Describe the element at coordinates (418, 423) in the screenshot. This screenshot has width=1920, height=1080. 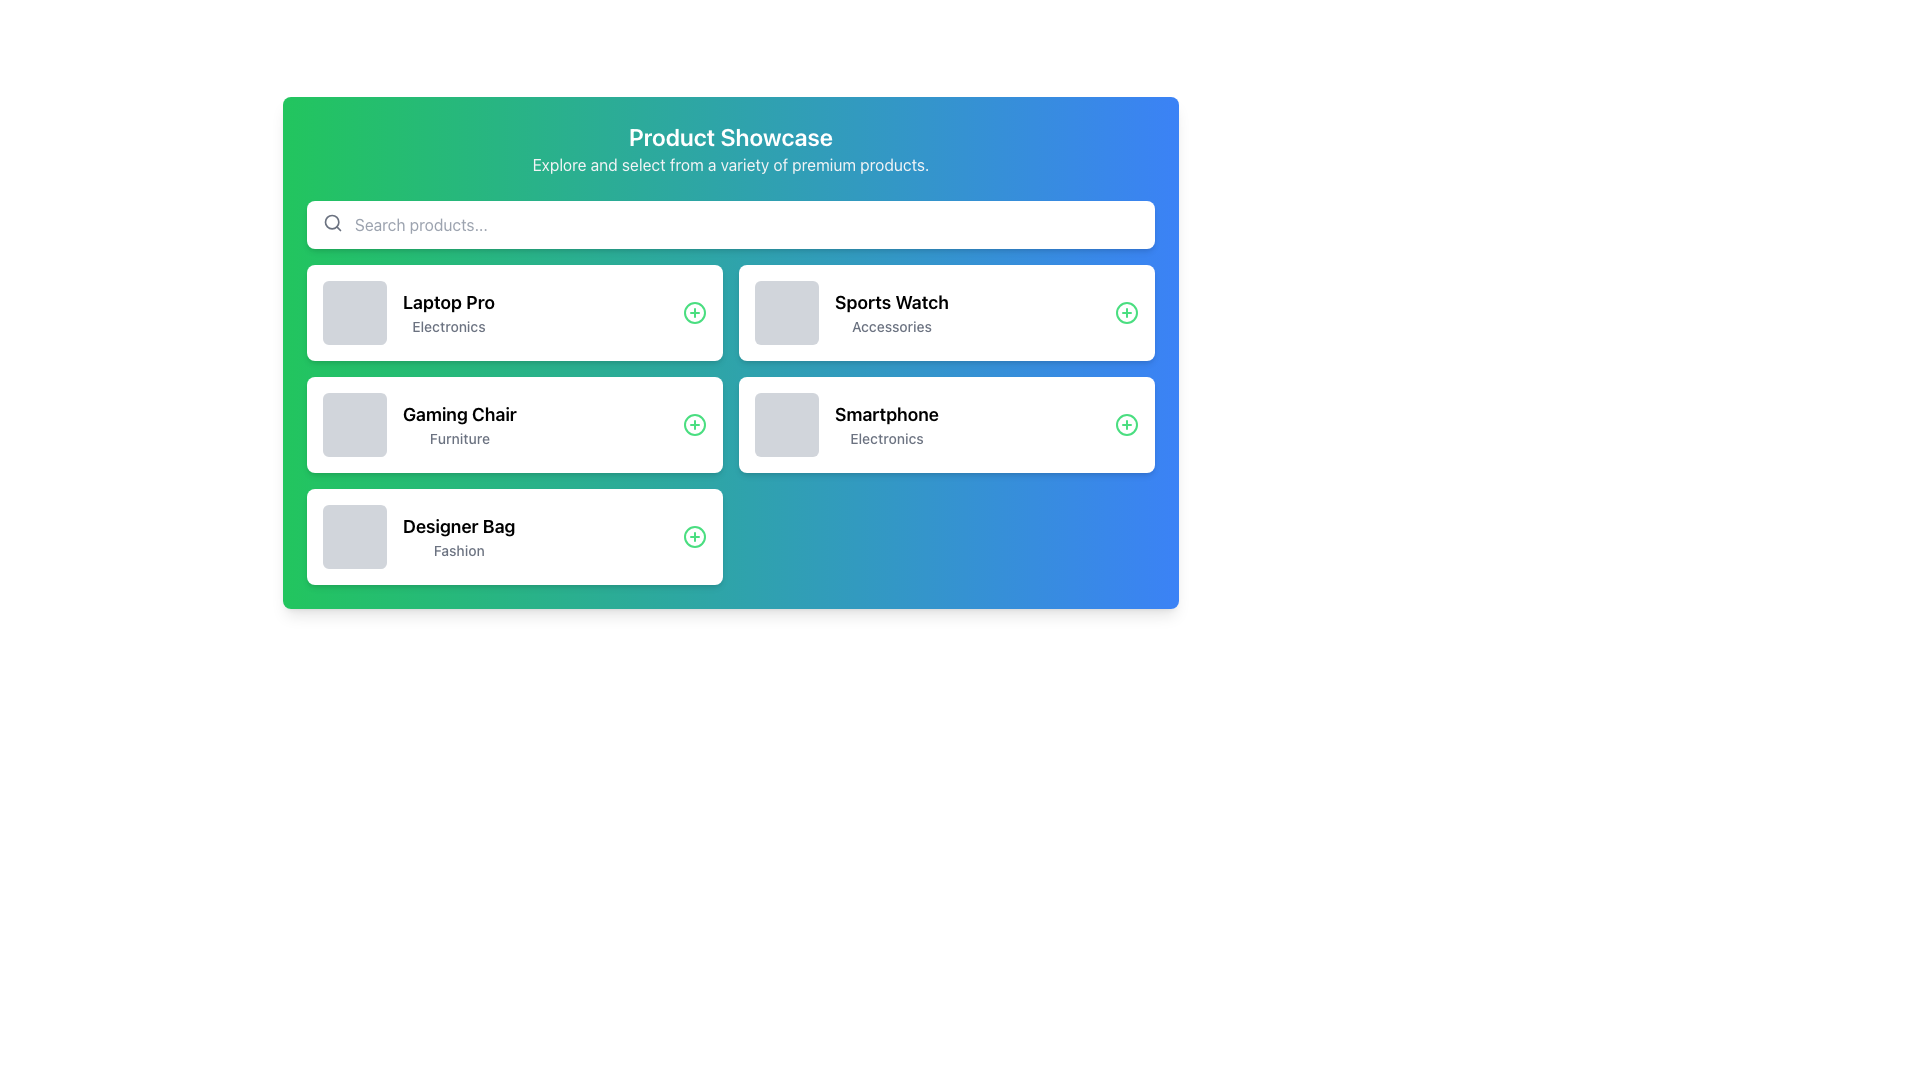
I see `information displayed in the text label containing 'Gaming Chair' and 'Furniture', which is located in the second row, first column of a grid layout, below 'Laptop Pro' and above 'Designer Bag'` at that location.